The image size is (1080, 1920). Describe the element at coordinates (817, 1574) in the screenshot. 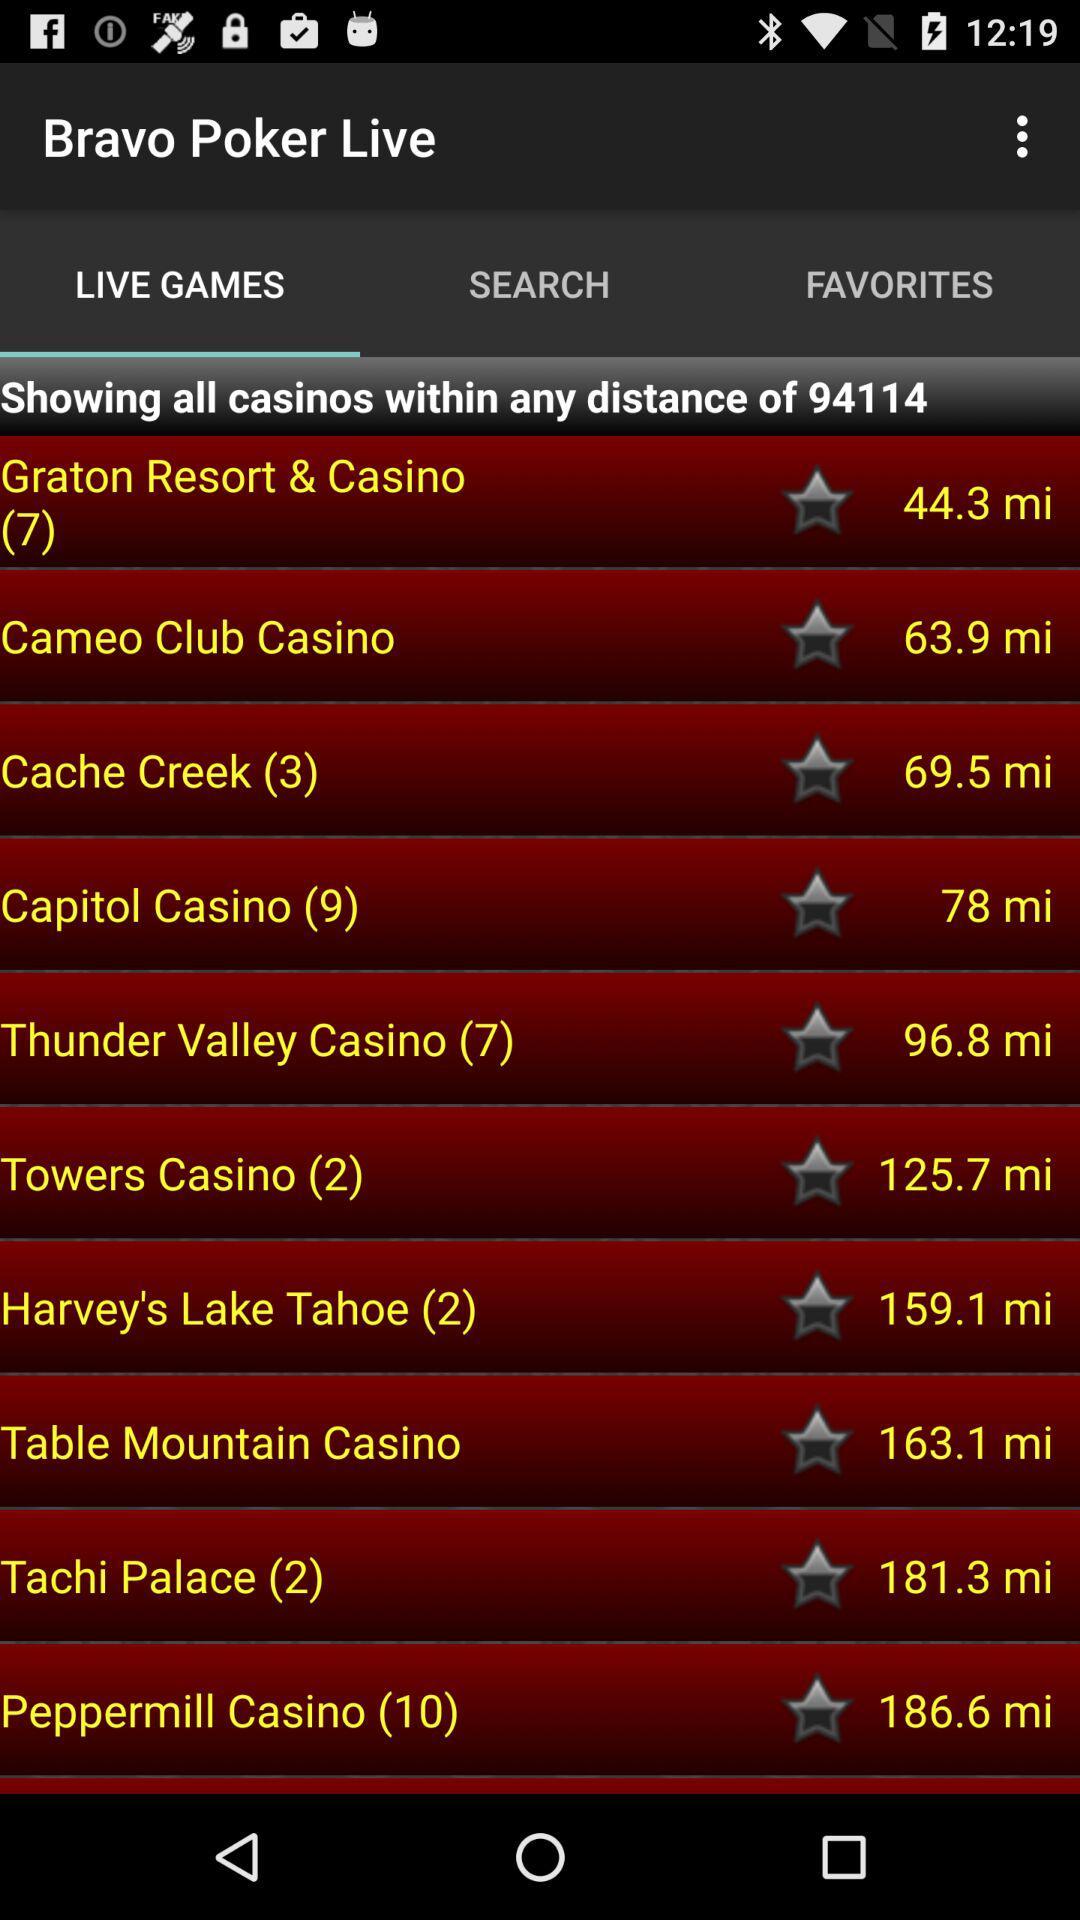

I see `a favorite` at that location.